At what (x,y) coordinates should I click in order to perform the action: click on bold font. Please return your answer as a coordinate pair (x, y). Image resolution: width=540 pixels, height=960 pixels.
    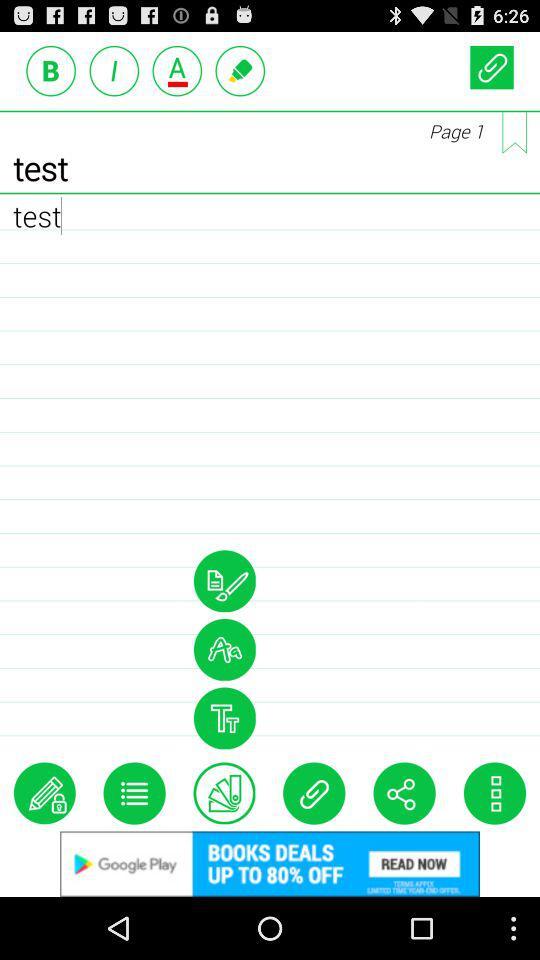
    Looking at the image, I should click on (51, 70).